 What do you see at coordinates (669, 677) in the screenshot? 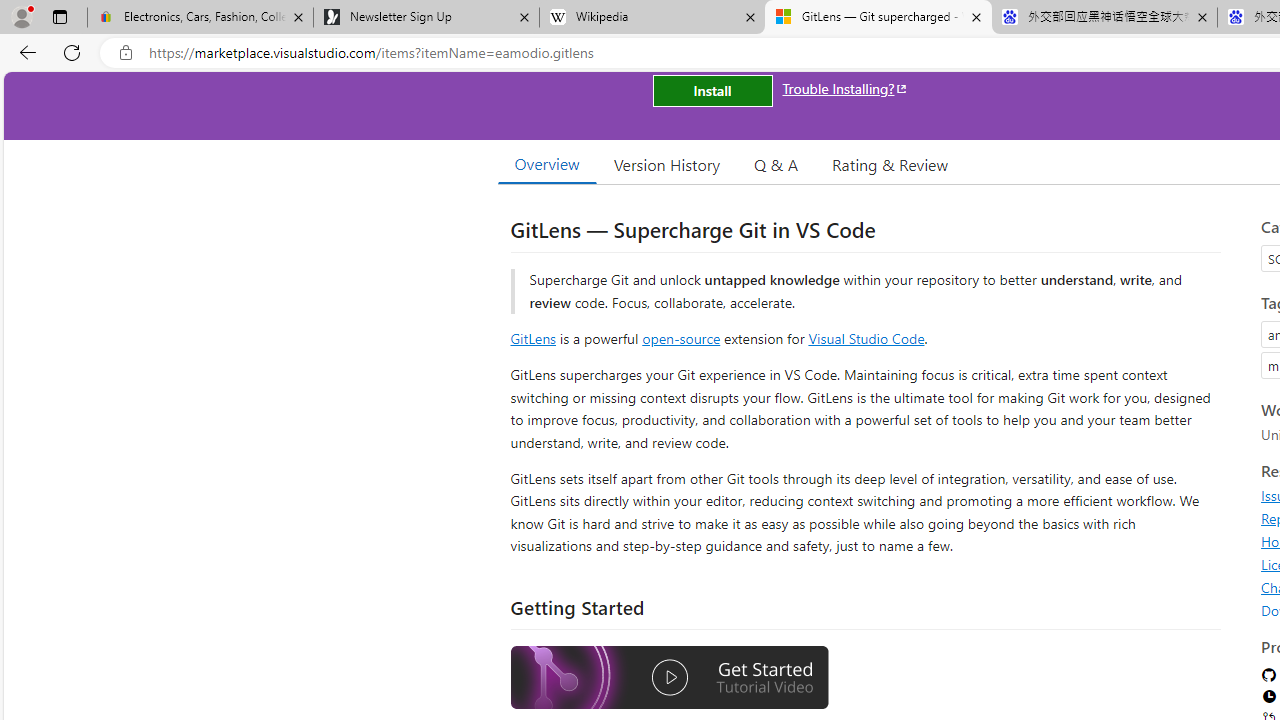
I see `'Watch the GitLens Getting Started video'` at bounding box center [669, 677].